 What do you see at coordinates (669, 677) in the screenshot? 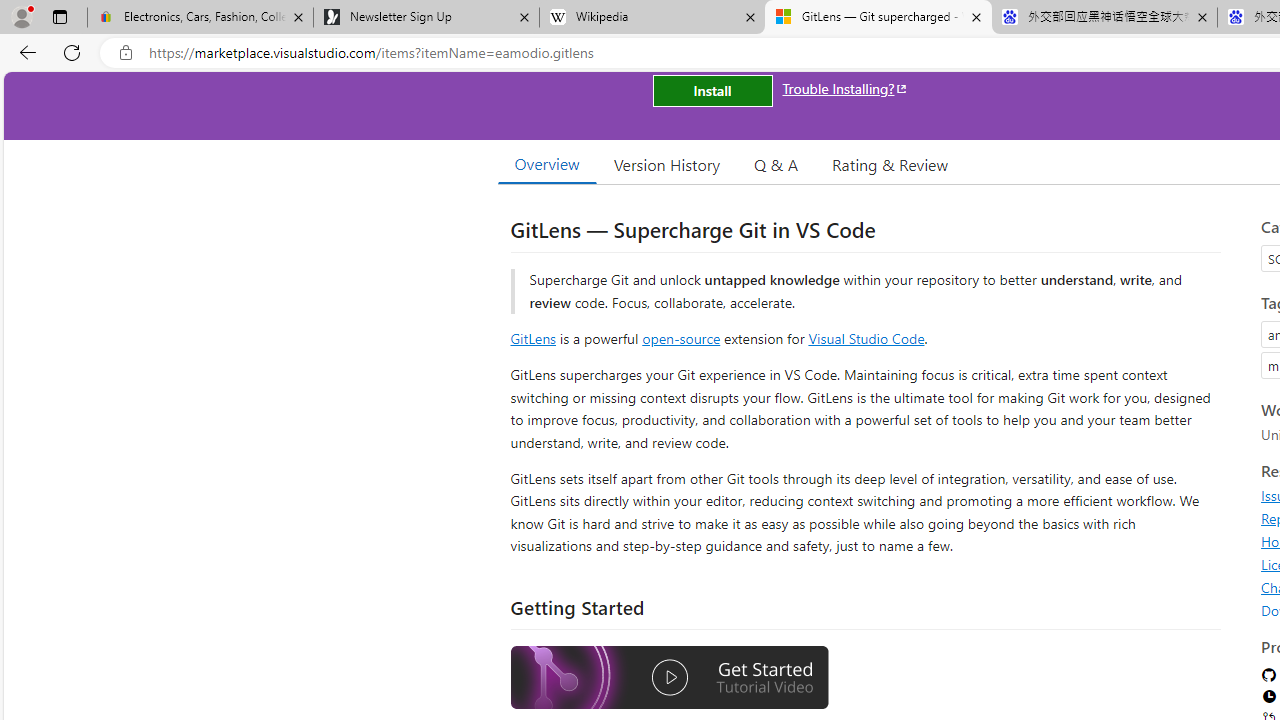
I see `'Watch the GitLens Getting Started video'` at bounding box center [669, 677].